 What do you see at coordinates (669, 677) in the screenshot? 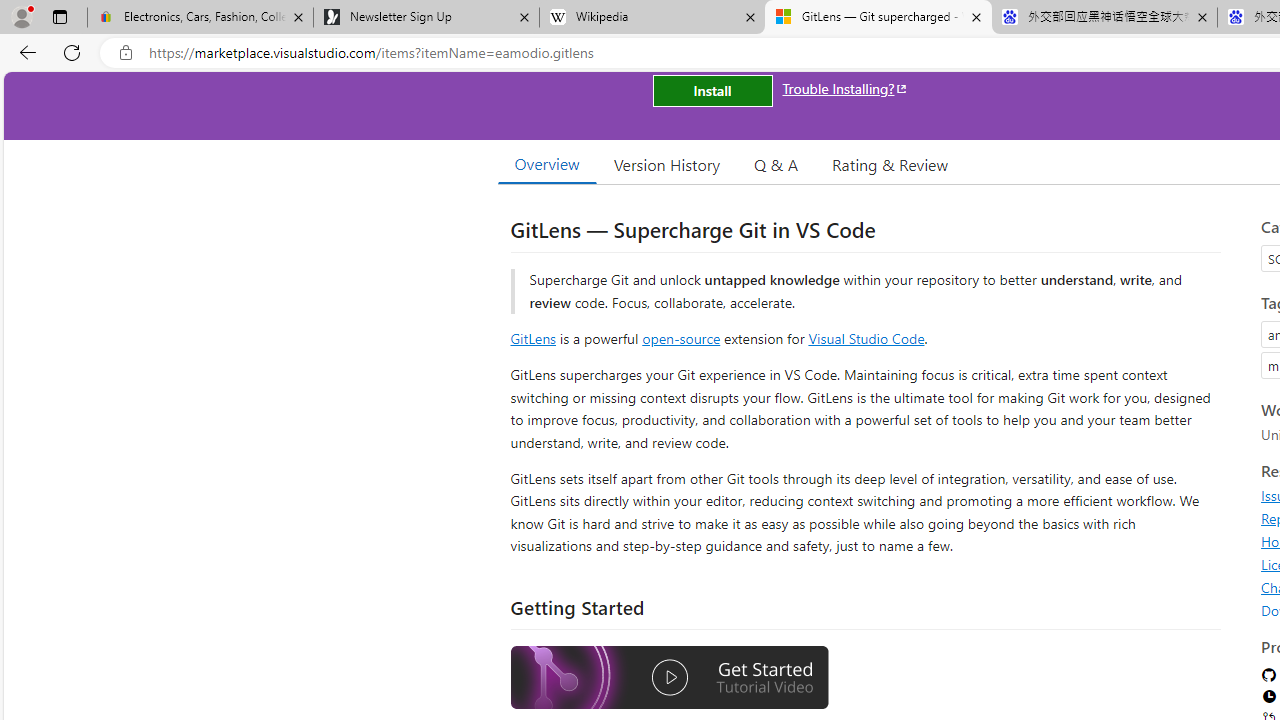
I see `'Watch the GitLens Getting Started video'` at bounding box center [669, 677].